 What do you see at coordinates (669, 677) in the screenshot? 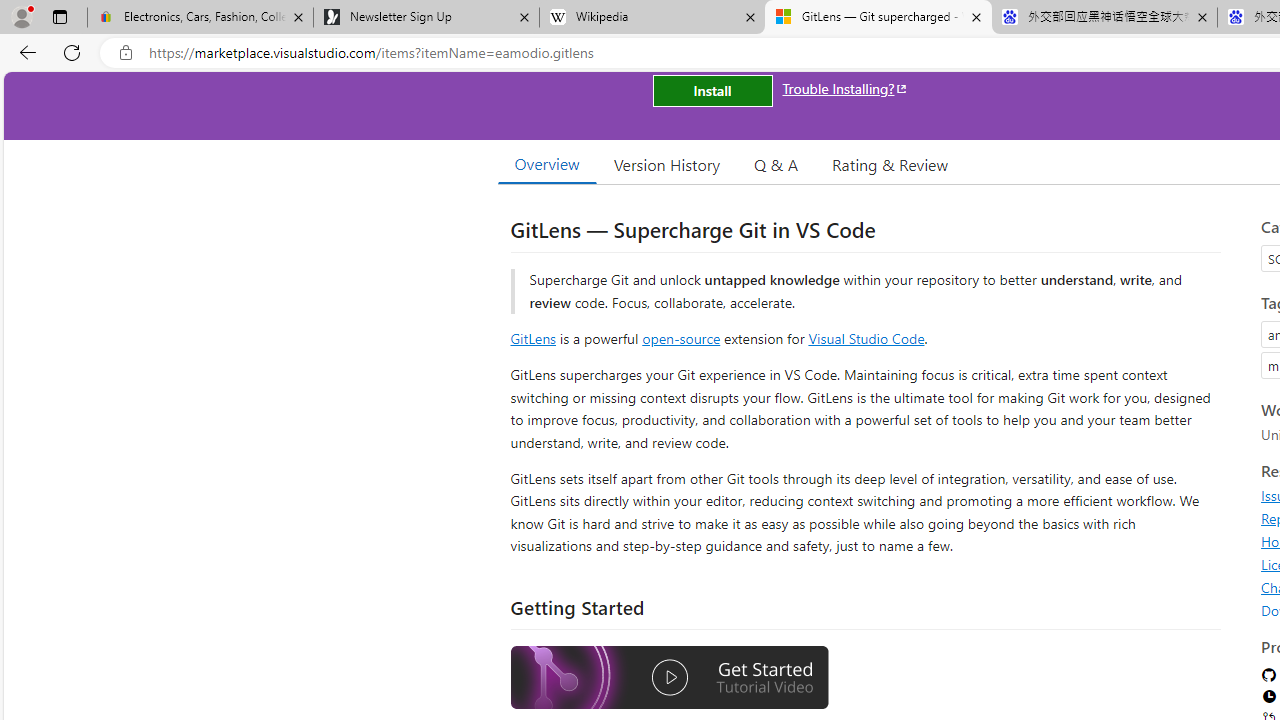
I see `'Watch the GitLens Getting Started video'` at bounding box center [669, 677].